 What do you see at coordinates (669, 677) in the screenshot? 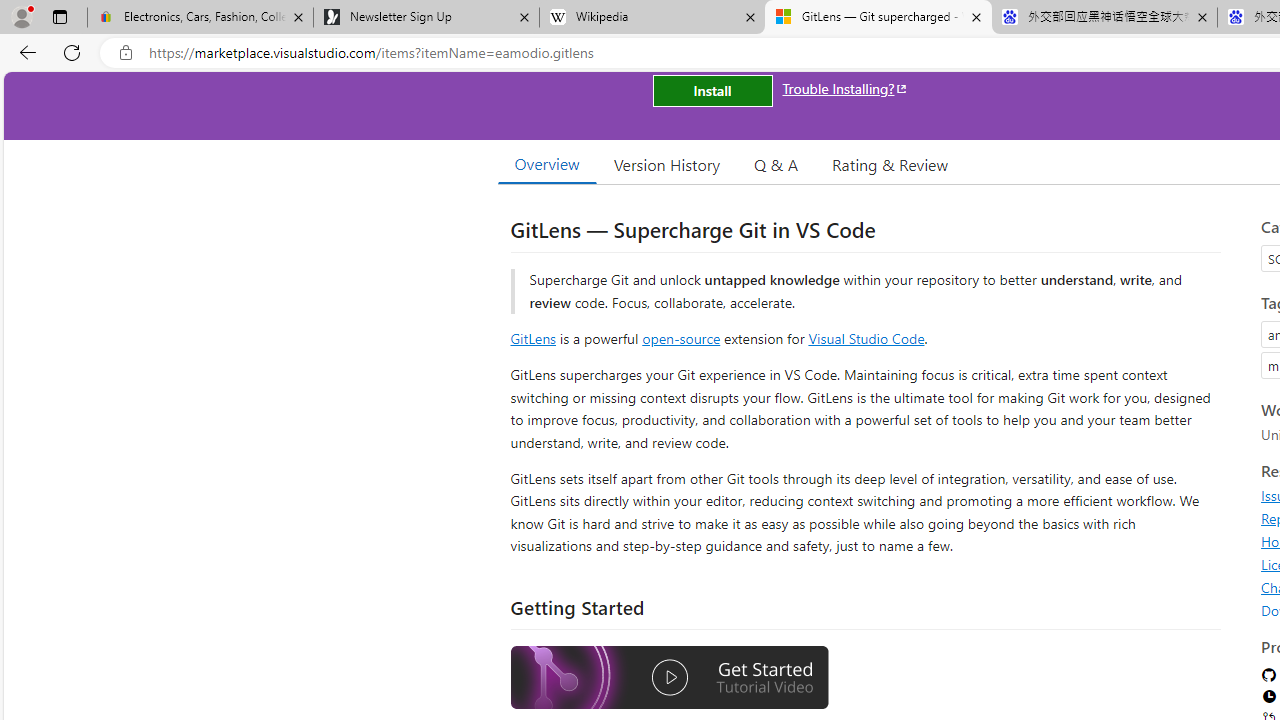
I see `'Watch the GitLens Getting Started video'` at bounding box center [669, 677].